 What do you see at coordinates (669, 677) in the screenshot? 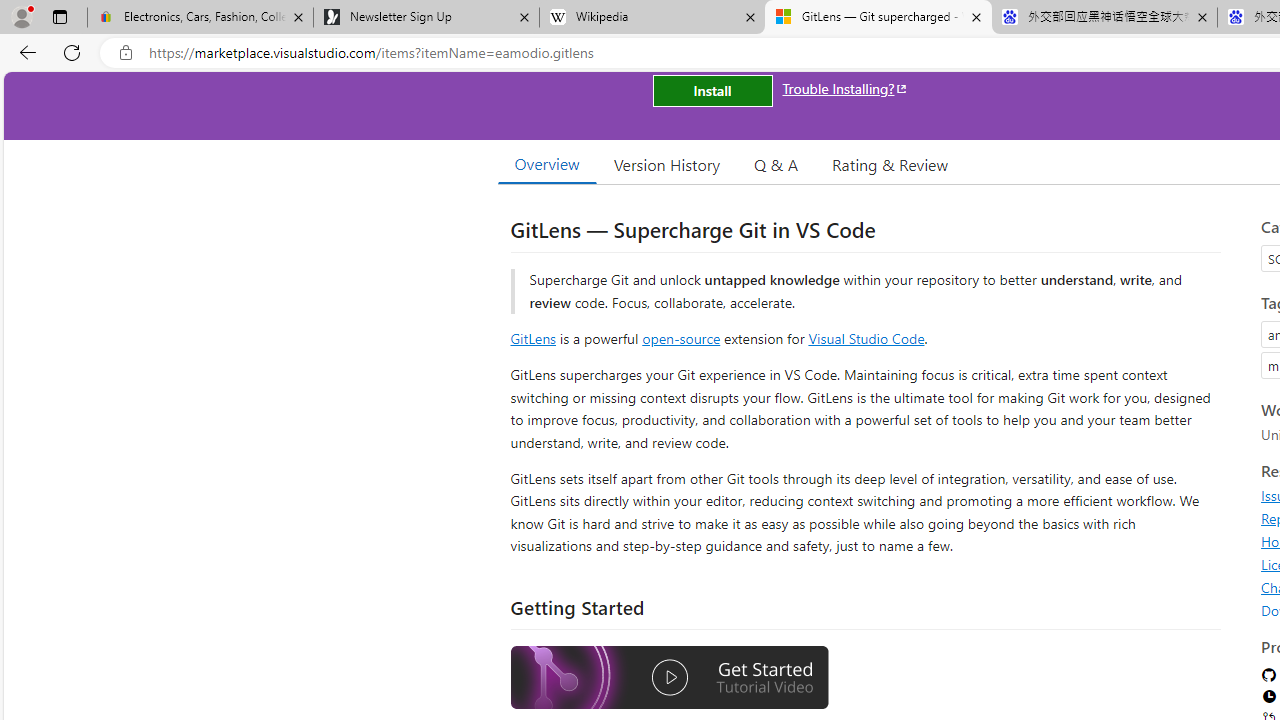
I see `'Watch the GitLens Getting Started video'` at bounding box center [669, 677].